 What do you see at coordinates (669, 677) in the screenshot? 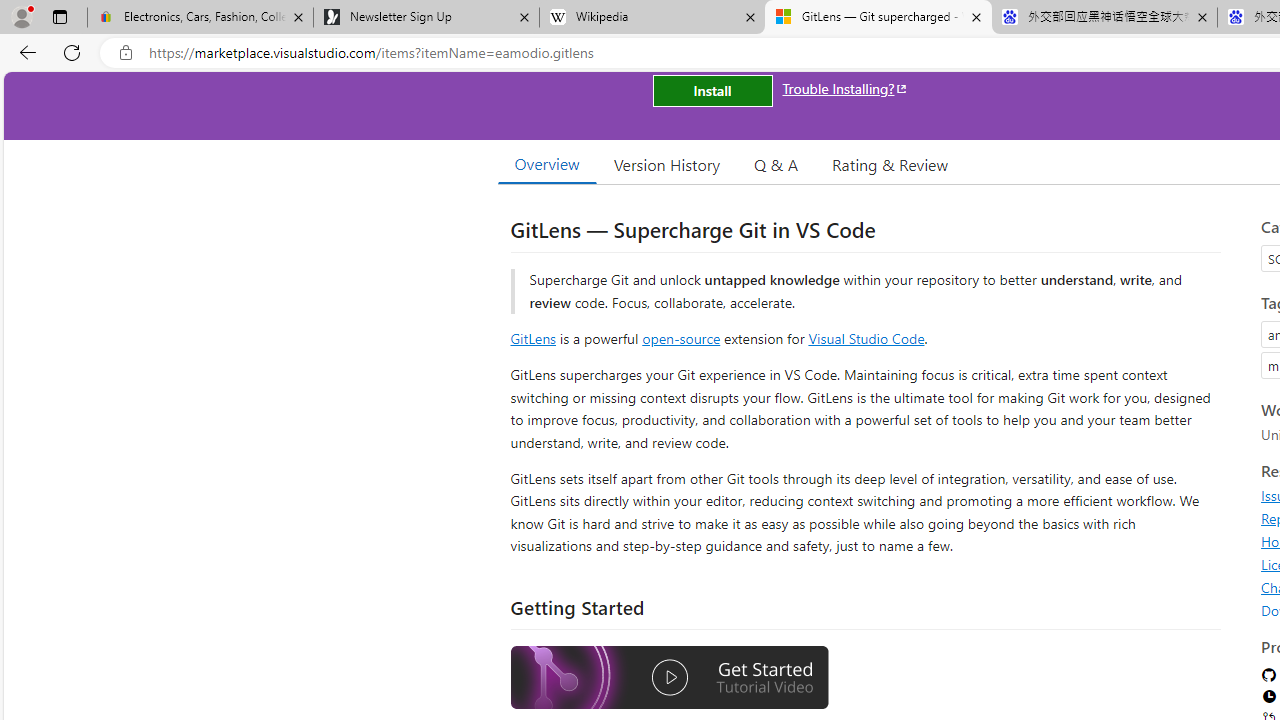
I see `'Watch the GitLens Getting Started video'` at bounding box center [669, 677].